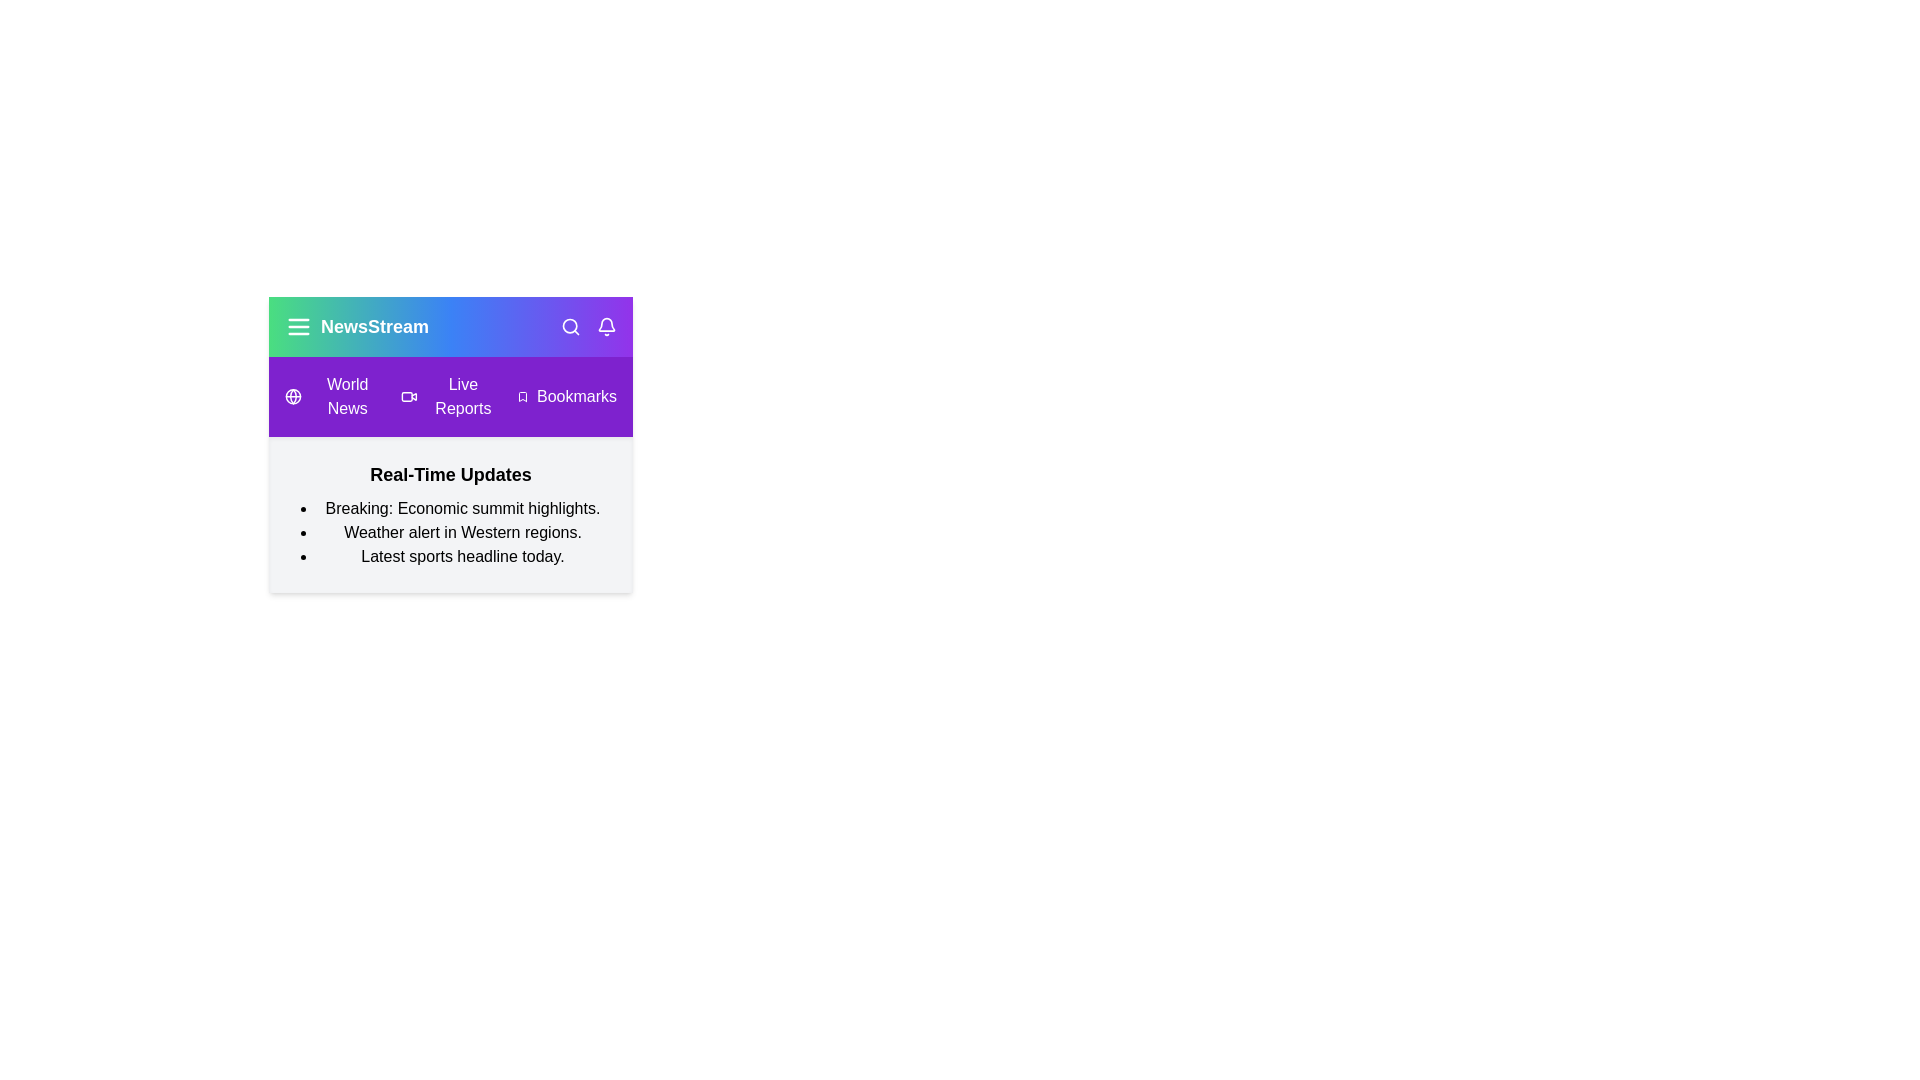  What do you see at coordinates (450, 397) in the screenshot?
I see `the navigation option Live Reports to navigate to the respective section` at bounding box center [450, 397].